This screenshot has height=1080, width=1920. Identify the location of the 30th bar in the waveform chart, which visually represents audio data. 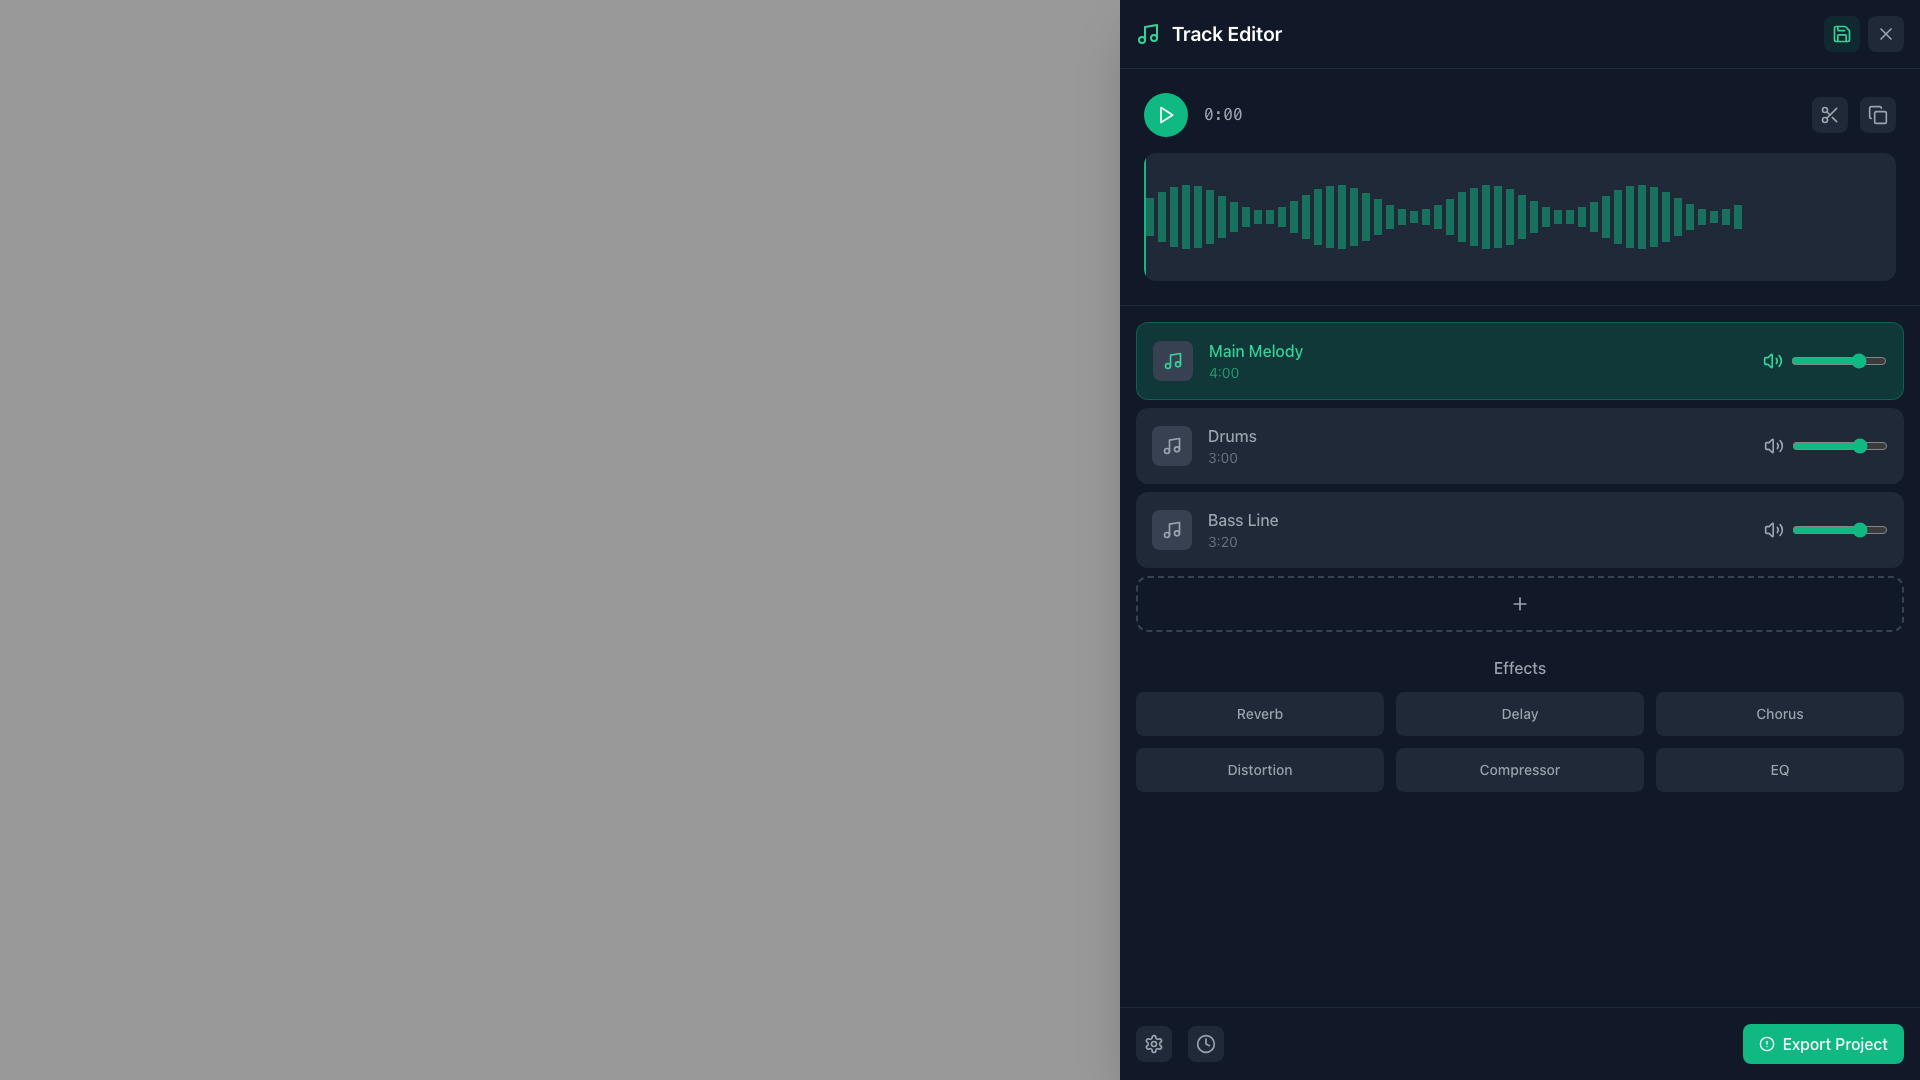
(1497, 216).